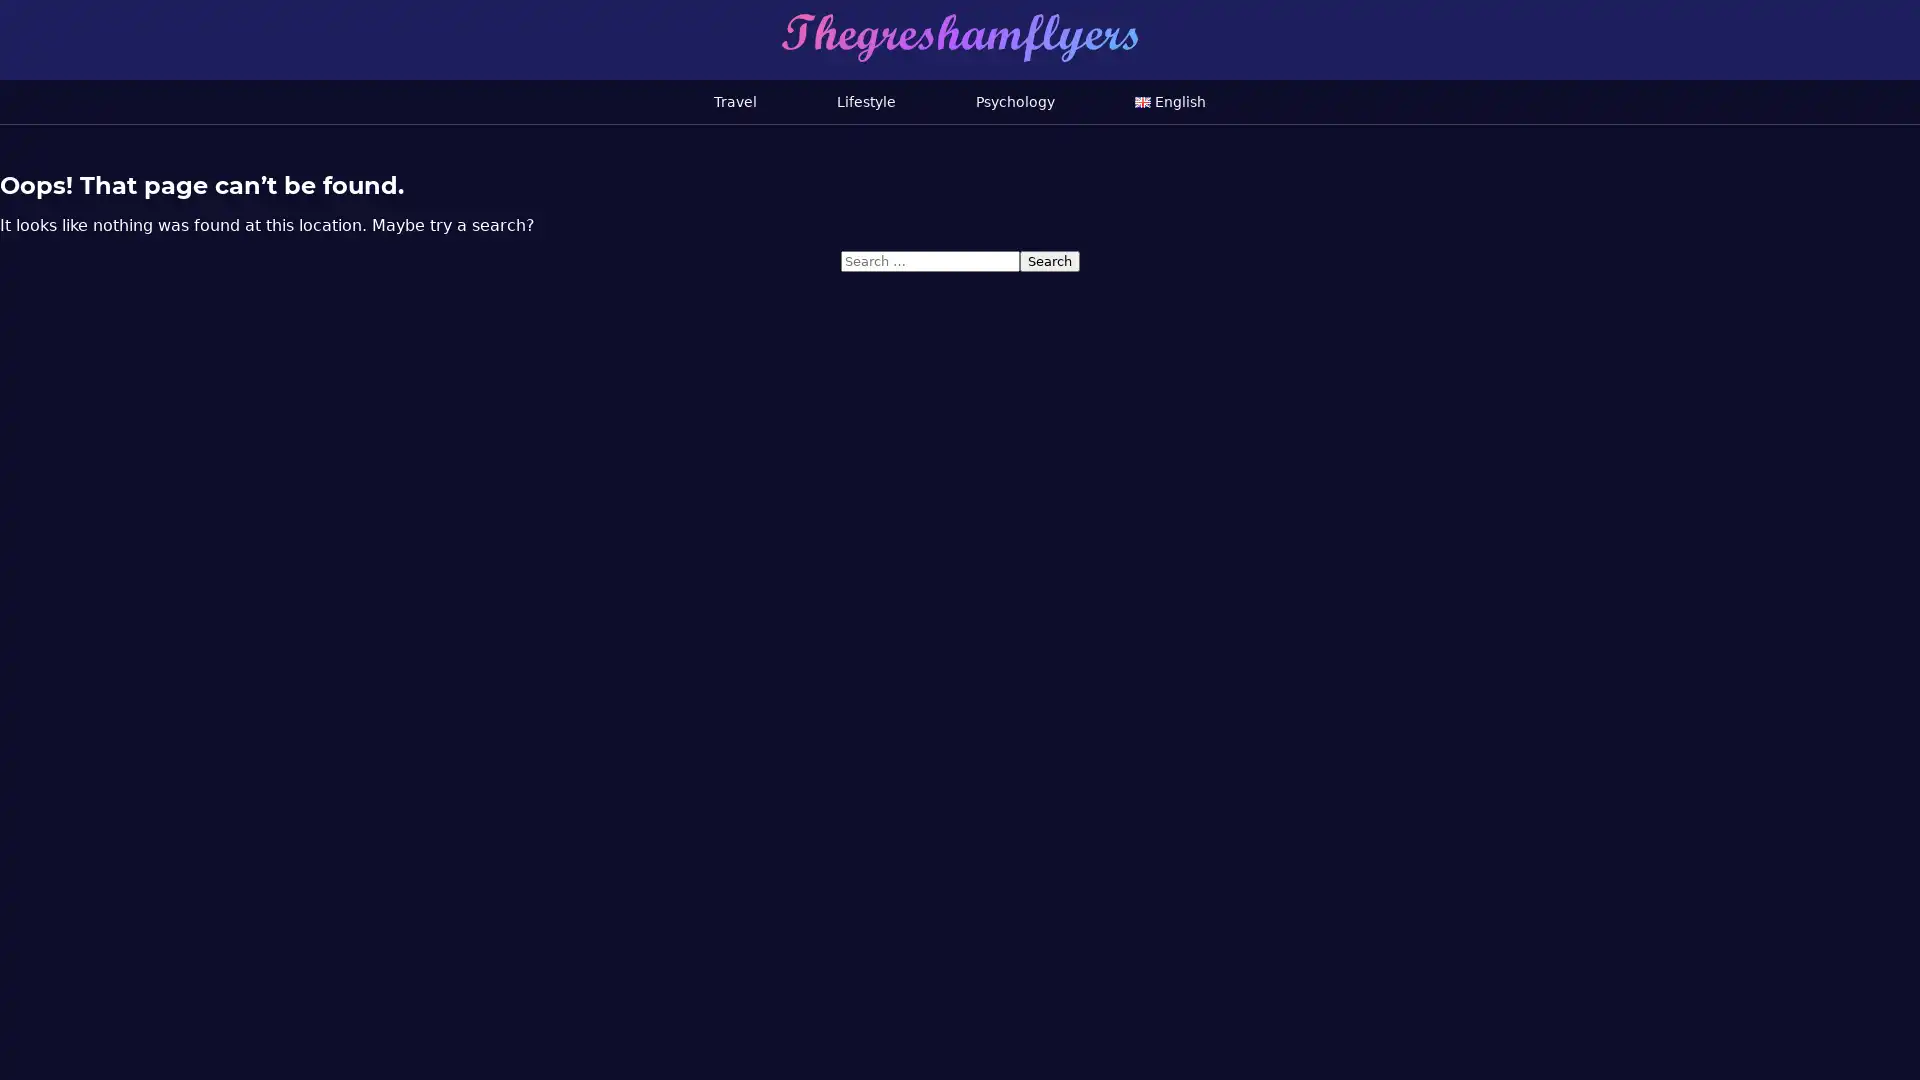  I want to click on Search, so click(1048, 260).